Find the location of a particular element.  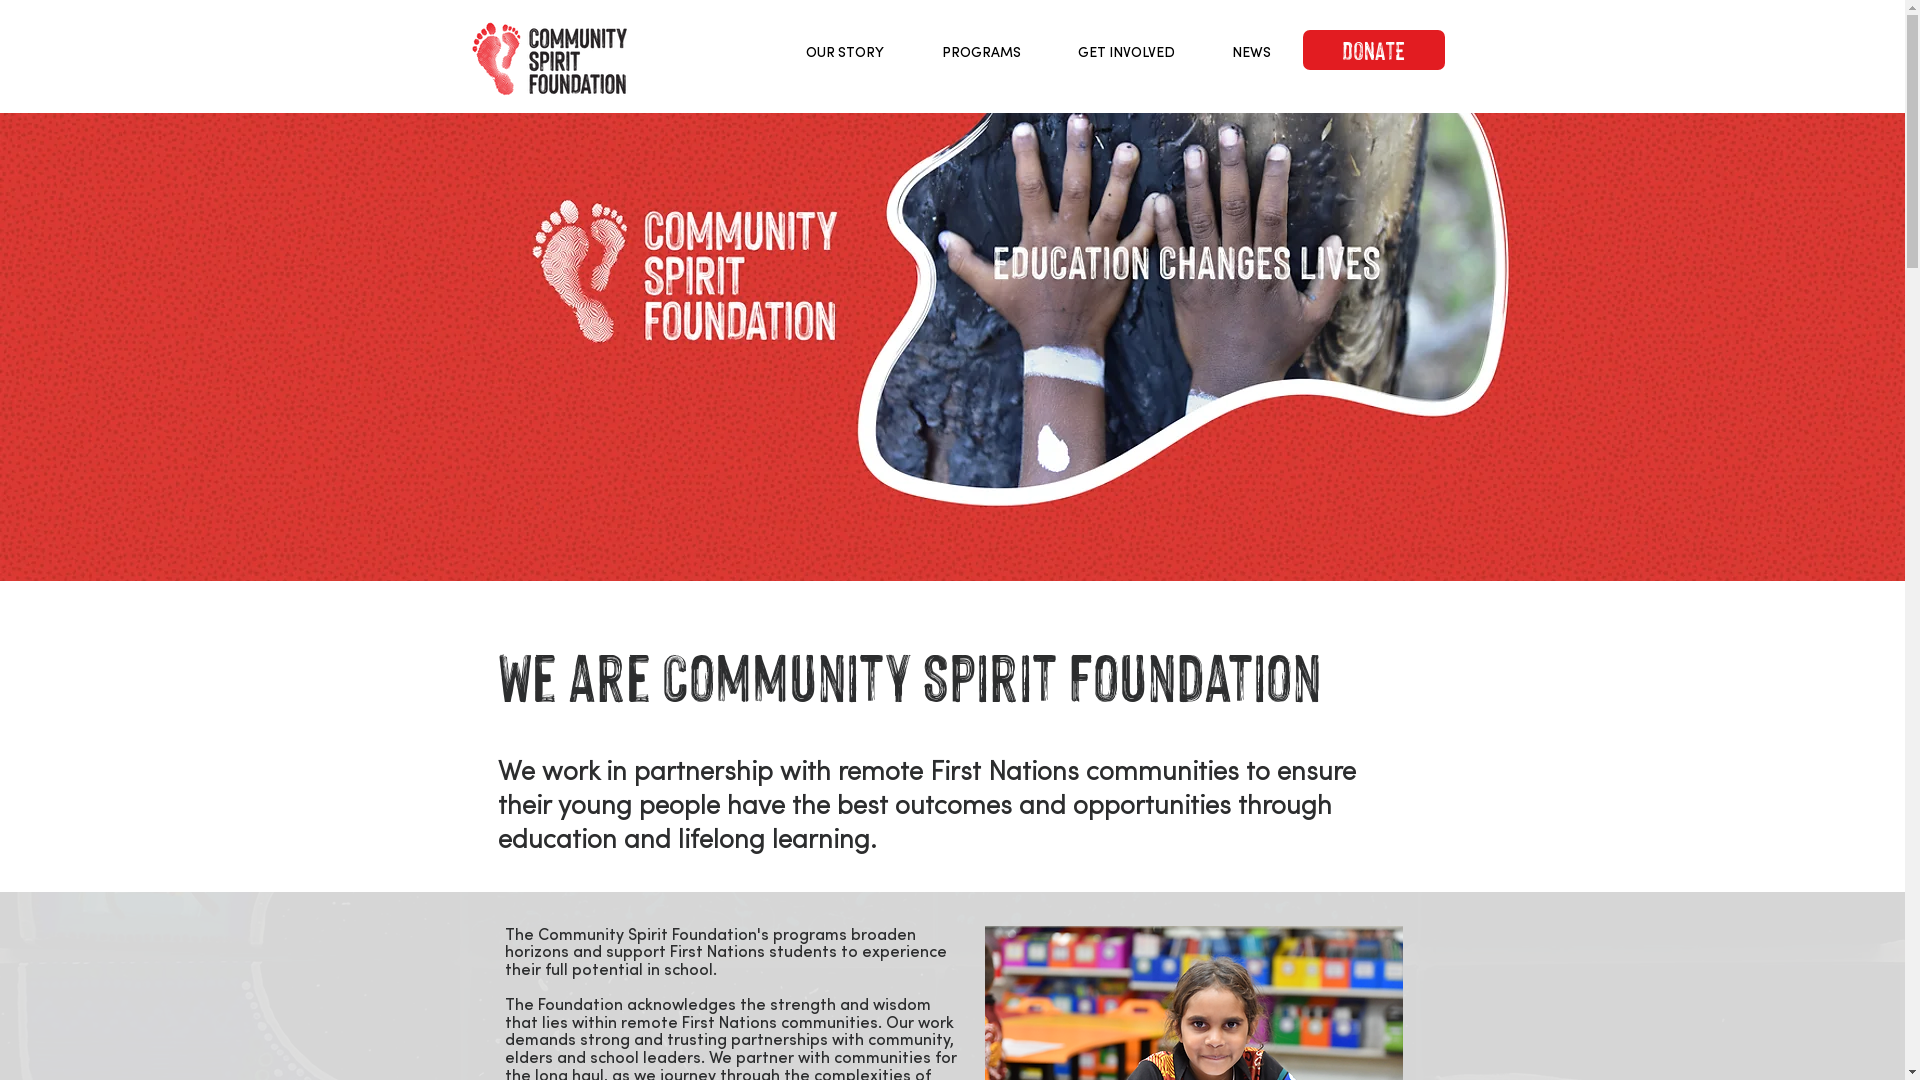

'NEWS' is located at coordinates (1203, 50).